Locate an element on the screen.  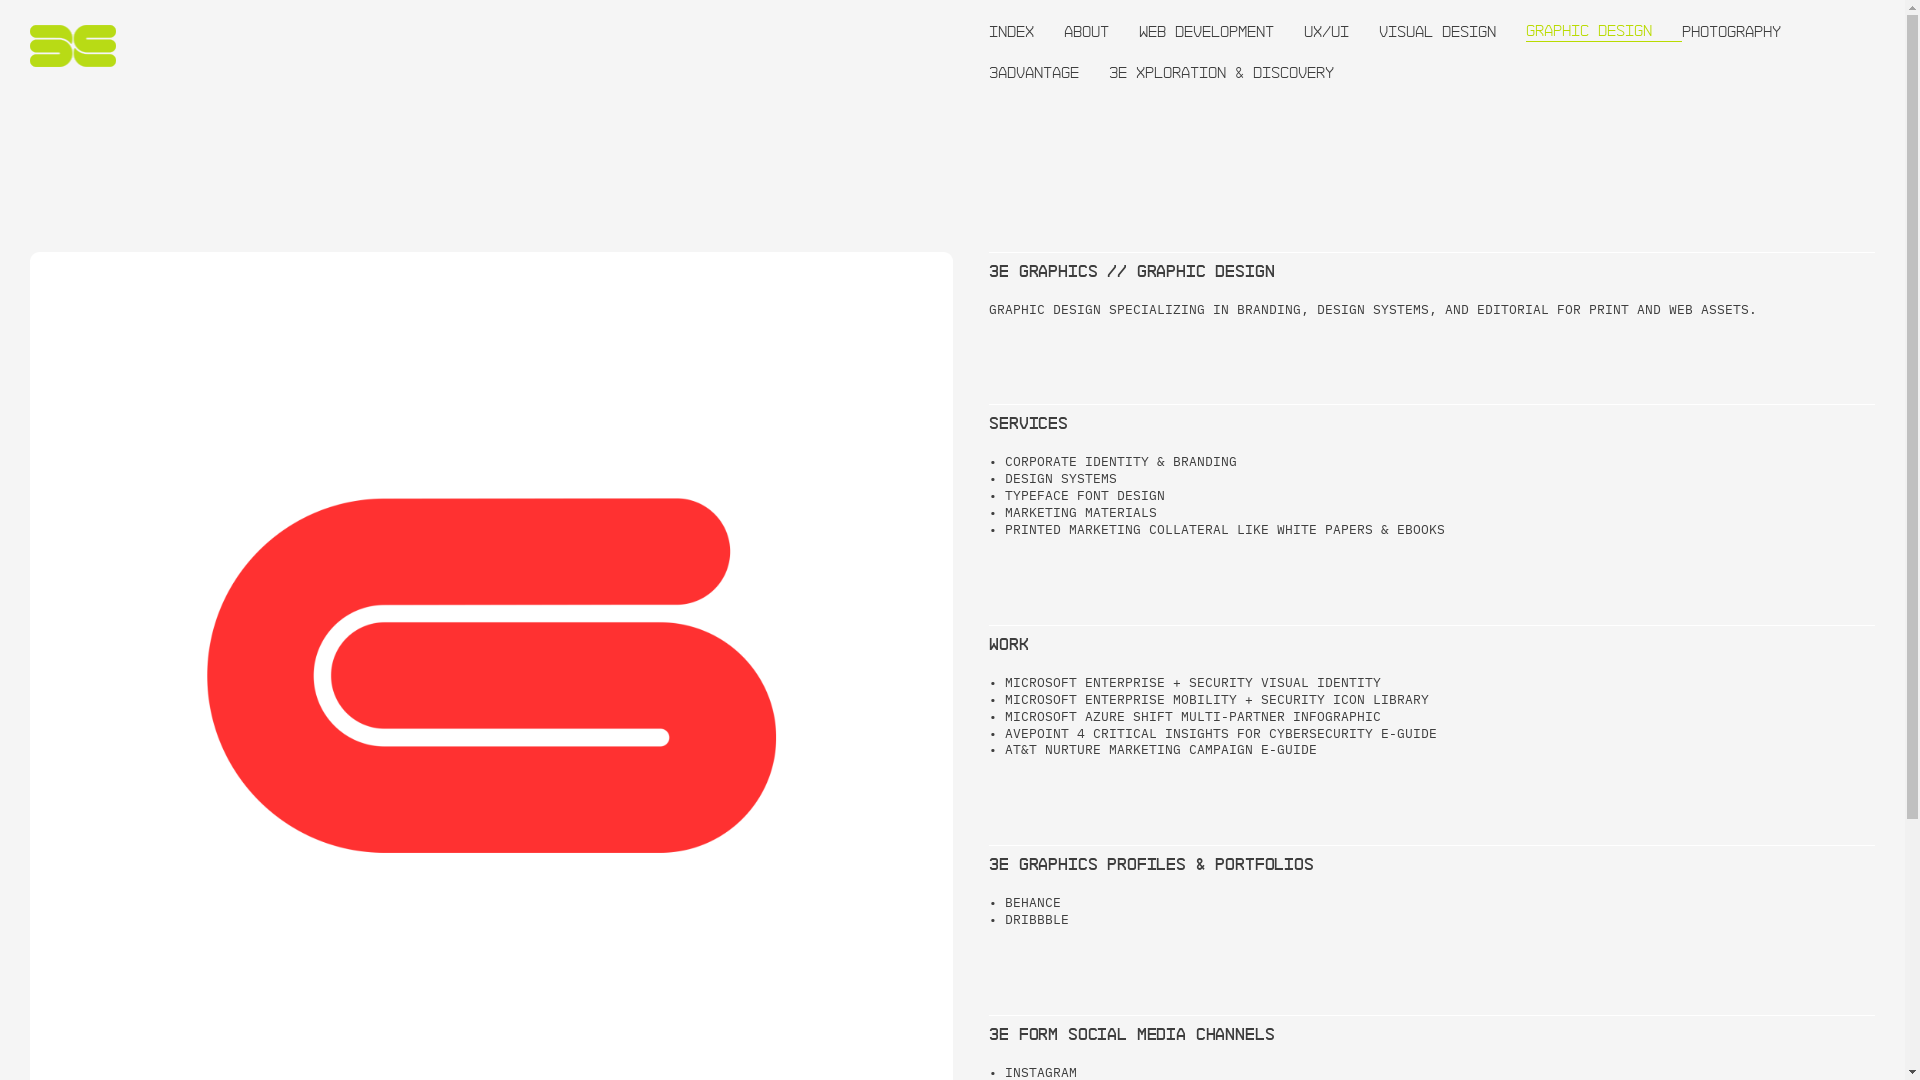
'INDEX' is located at coordinates (1026, 20).